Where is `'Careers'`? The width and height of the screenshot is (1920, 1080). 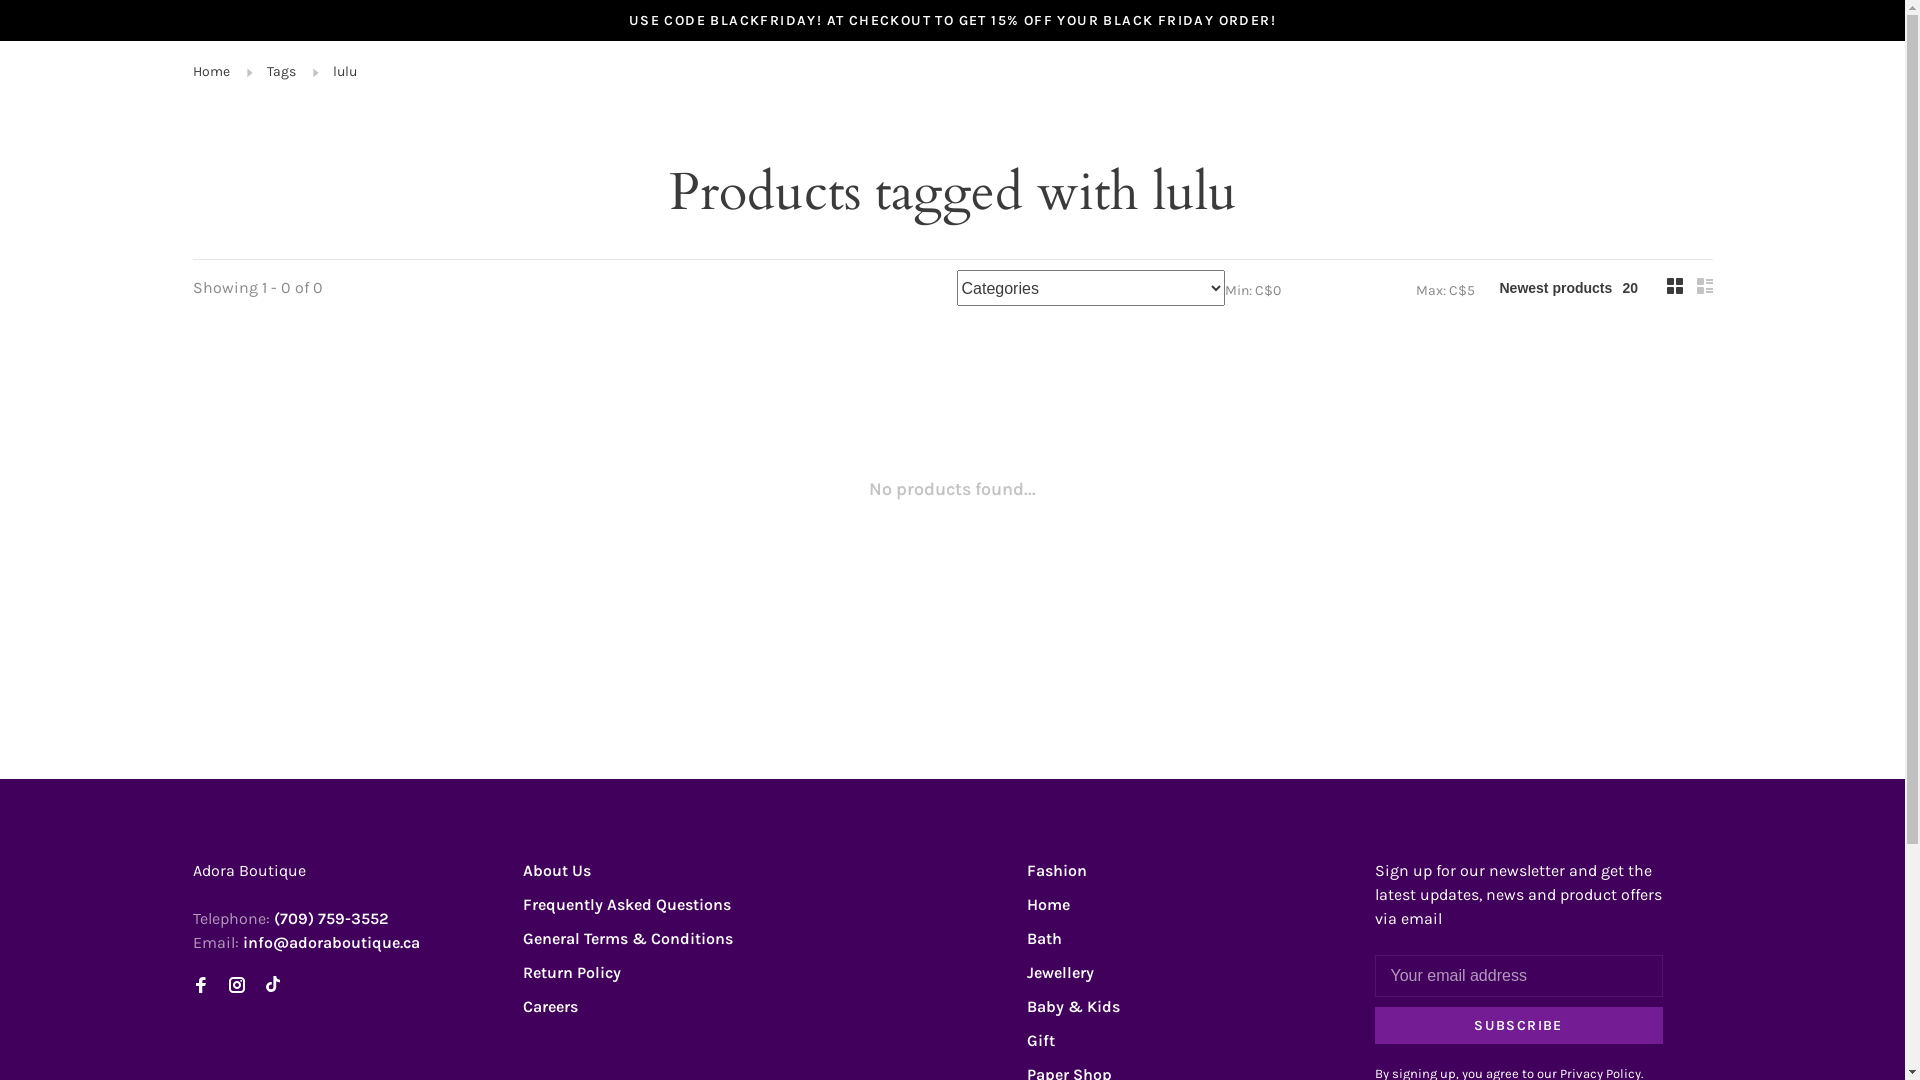
'Careers' is located at coordinates (549, 1006).